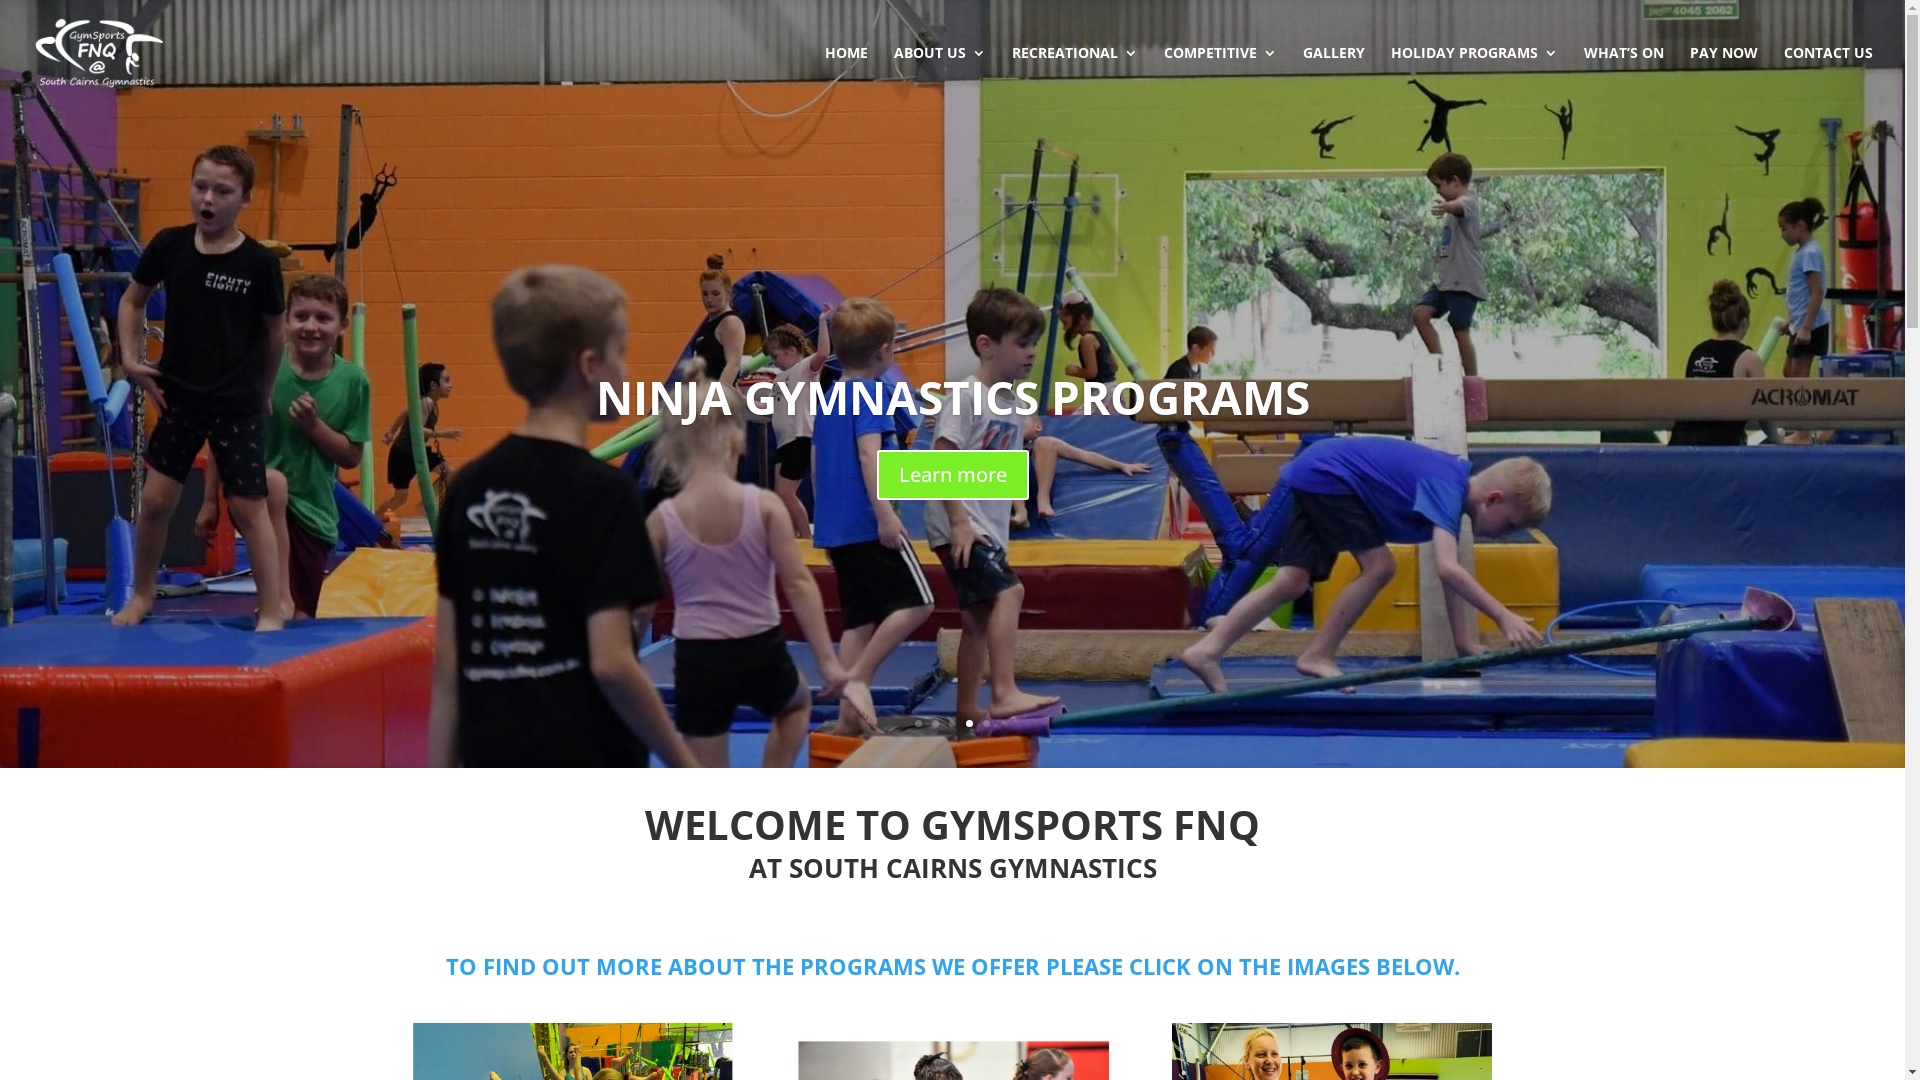  Describe the element at coordinates (1828, 75) in the screenshot. I see `'CONTACT US'` at that location.